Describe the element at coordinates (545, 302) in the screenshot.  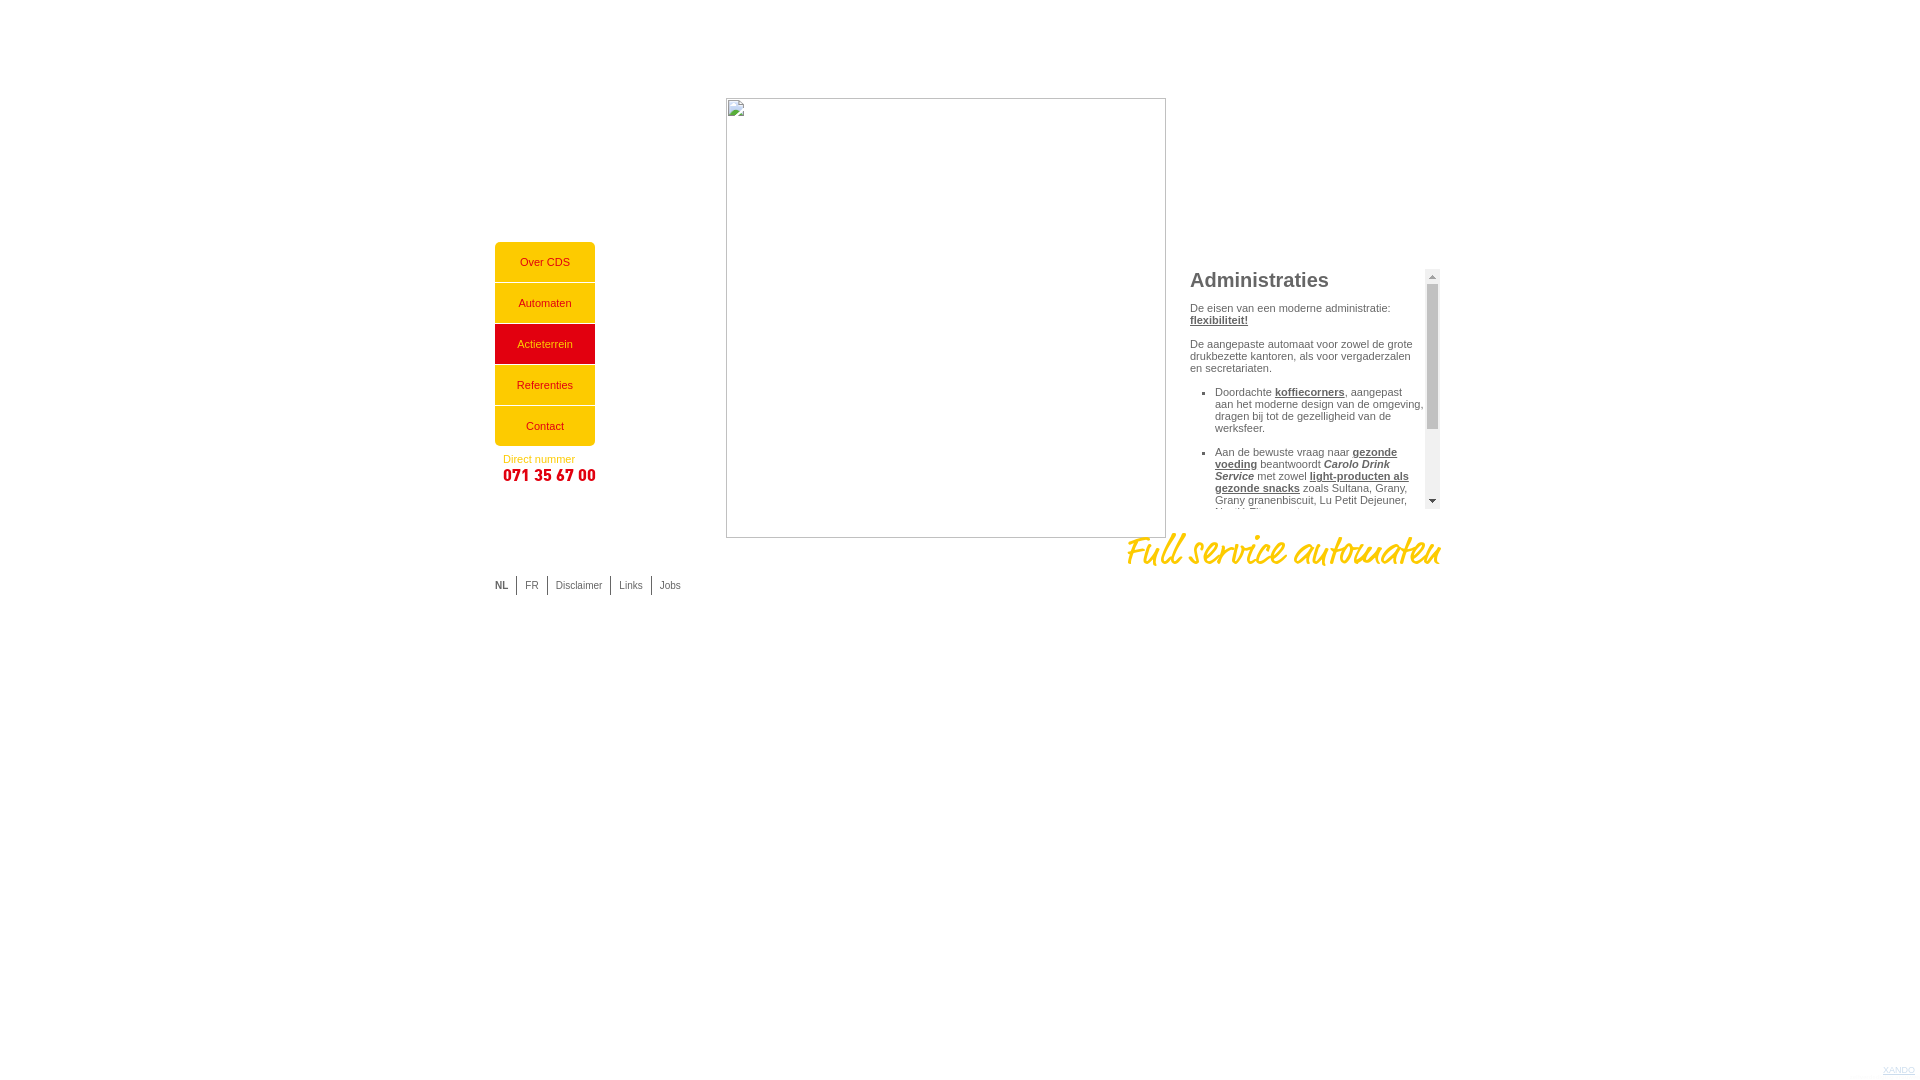
I see `'Automaten'` at that location.